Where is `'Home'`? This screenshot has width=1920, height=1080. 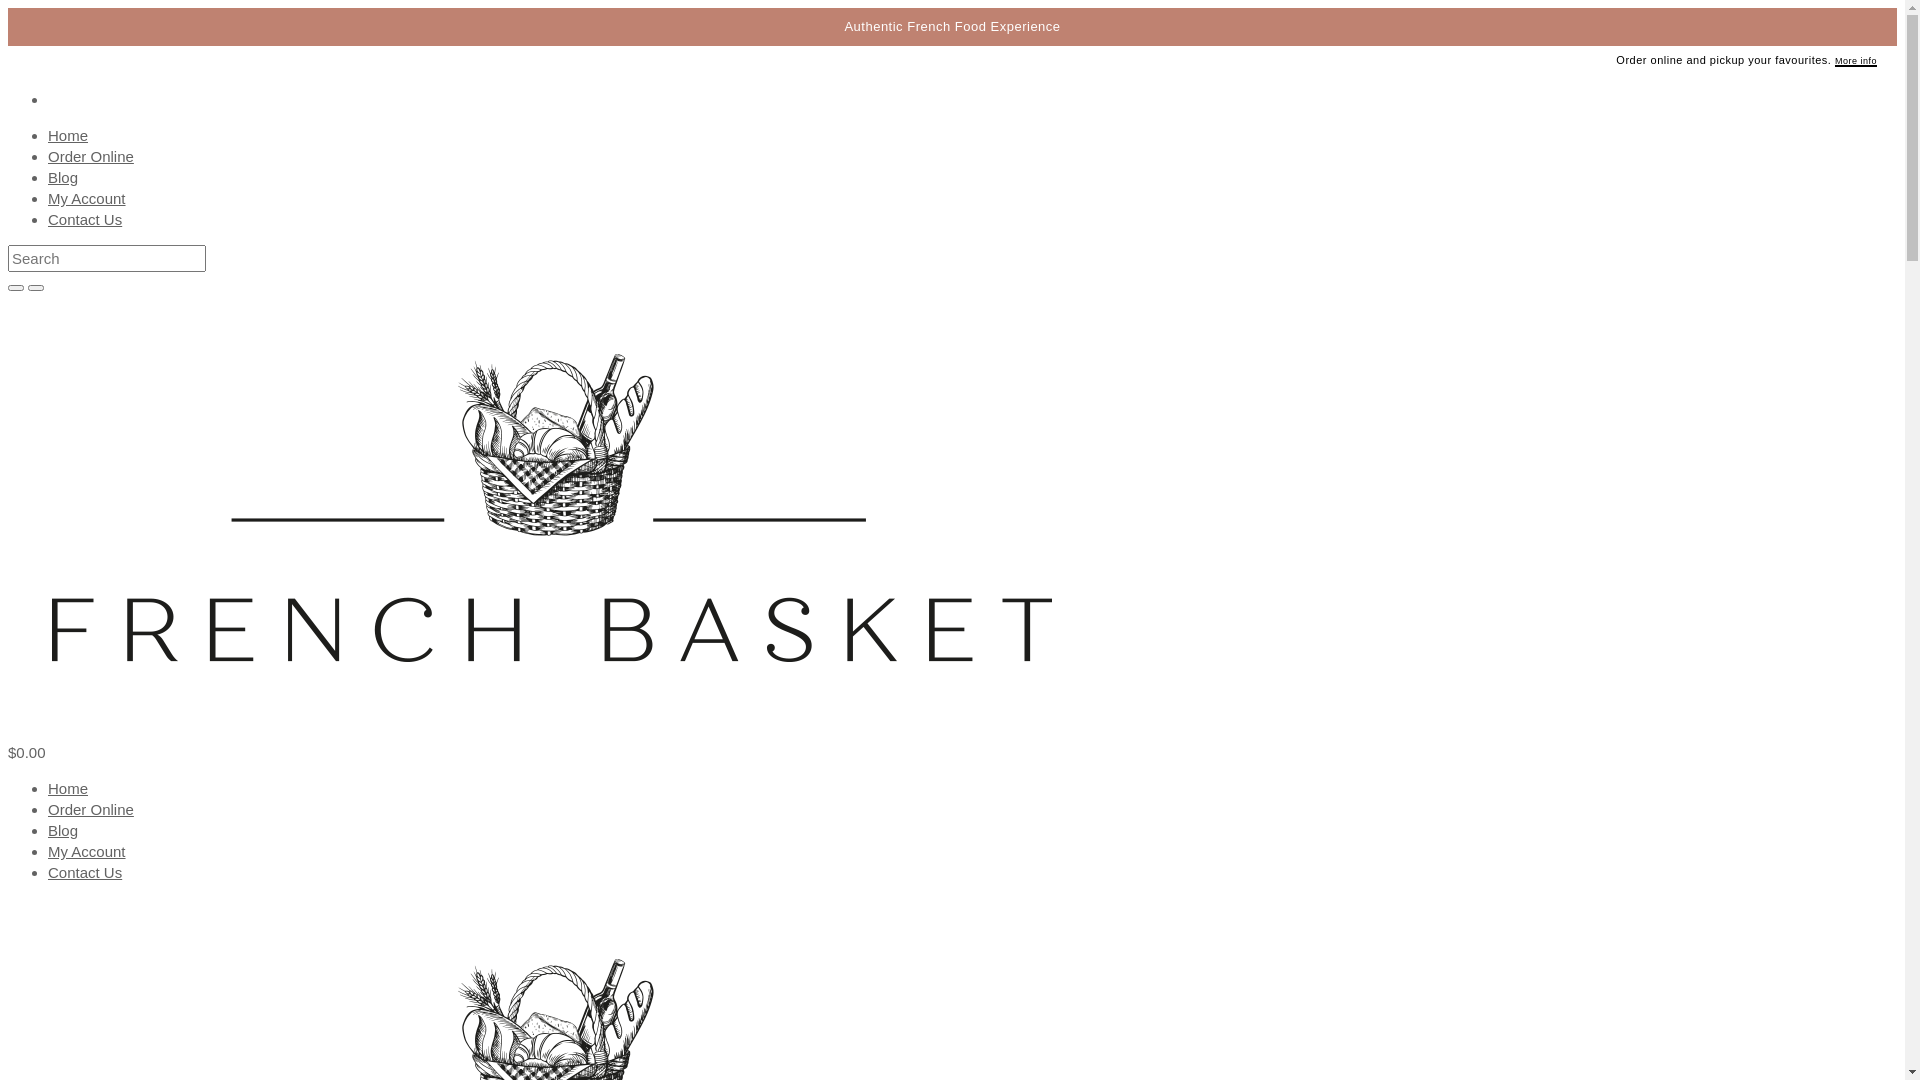
'Home' is located at coordinates (67, 135).